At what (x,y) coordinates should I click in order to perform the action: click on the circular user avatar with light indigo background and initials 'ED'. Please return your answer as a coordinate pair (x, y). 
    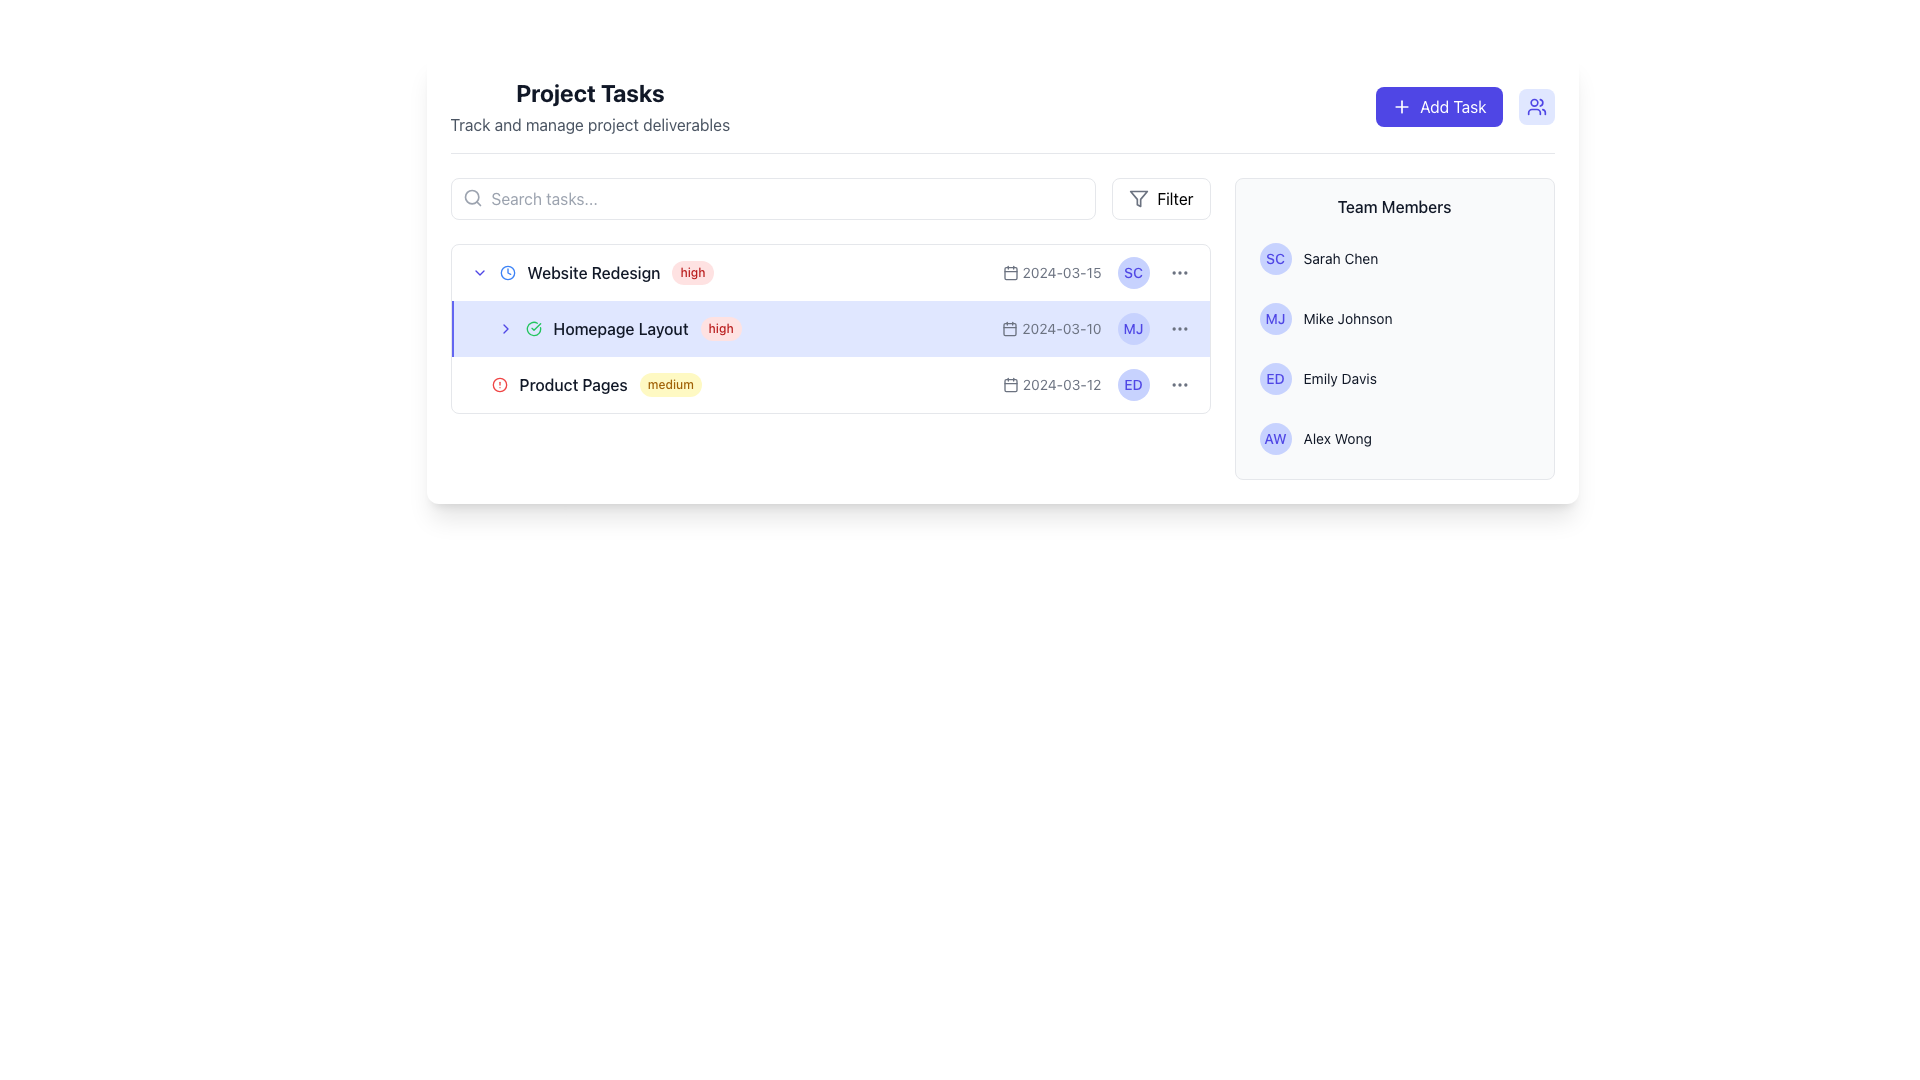
    Looking at the image, I should click on (1133, 385).